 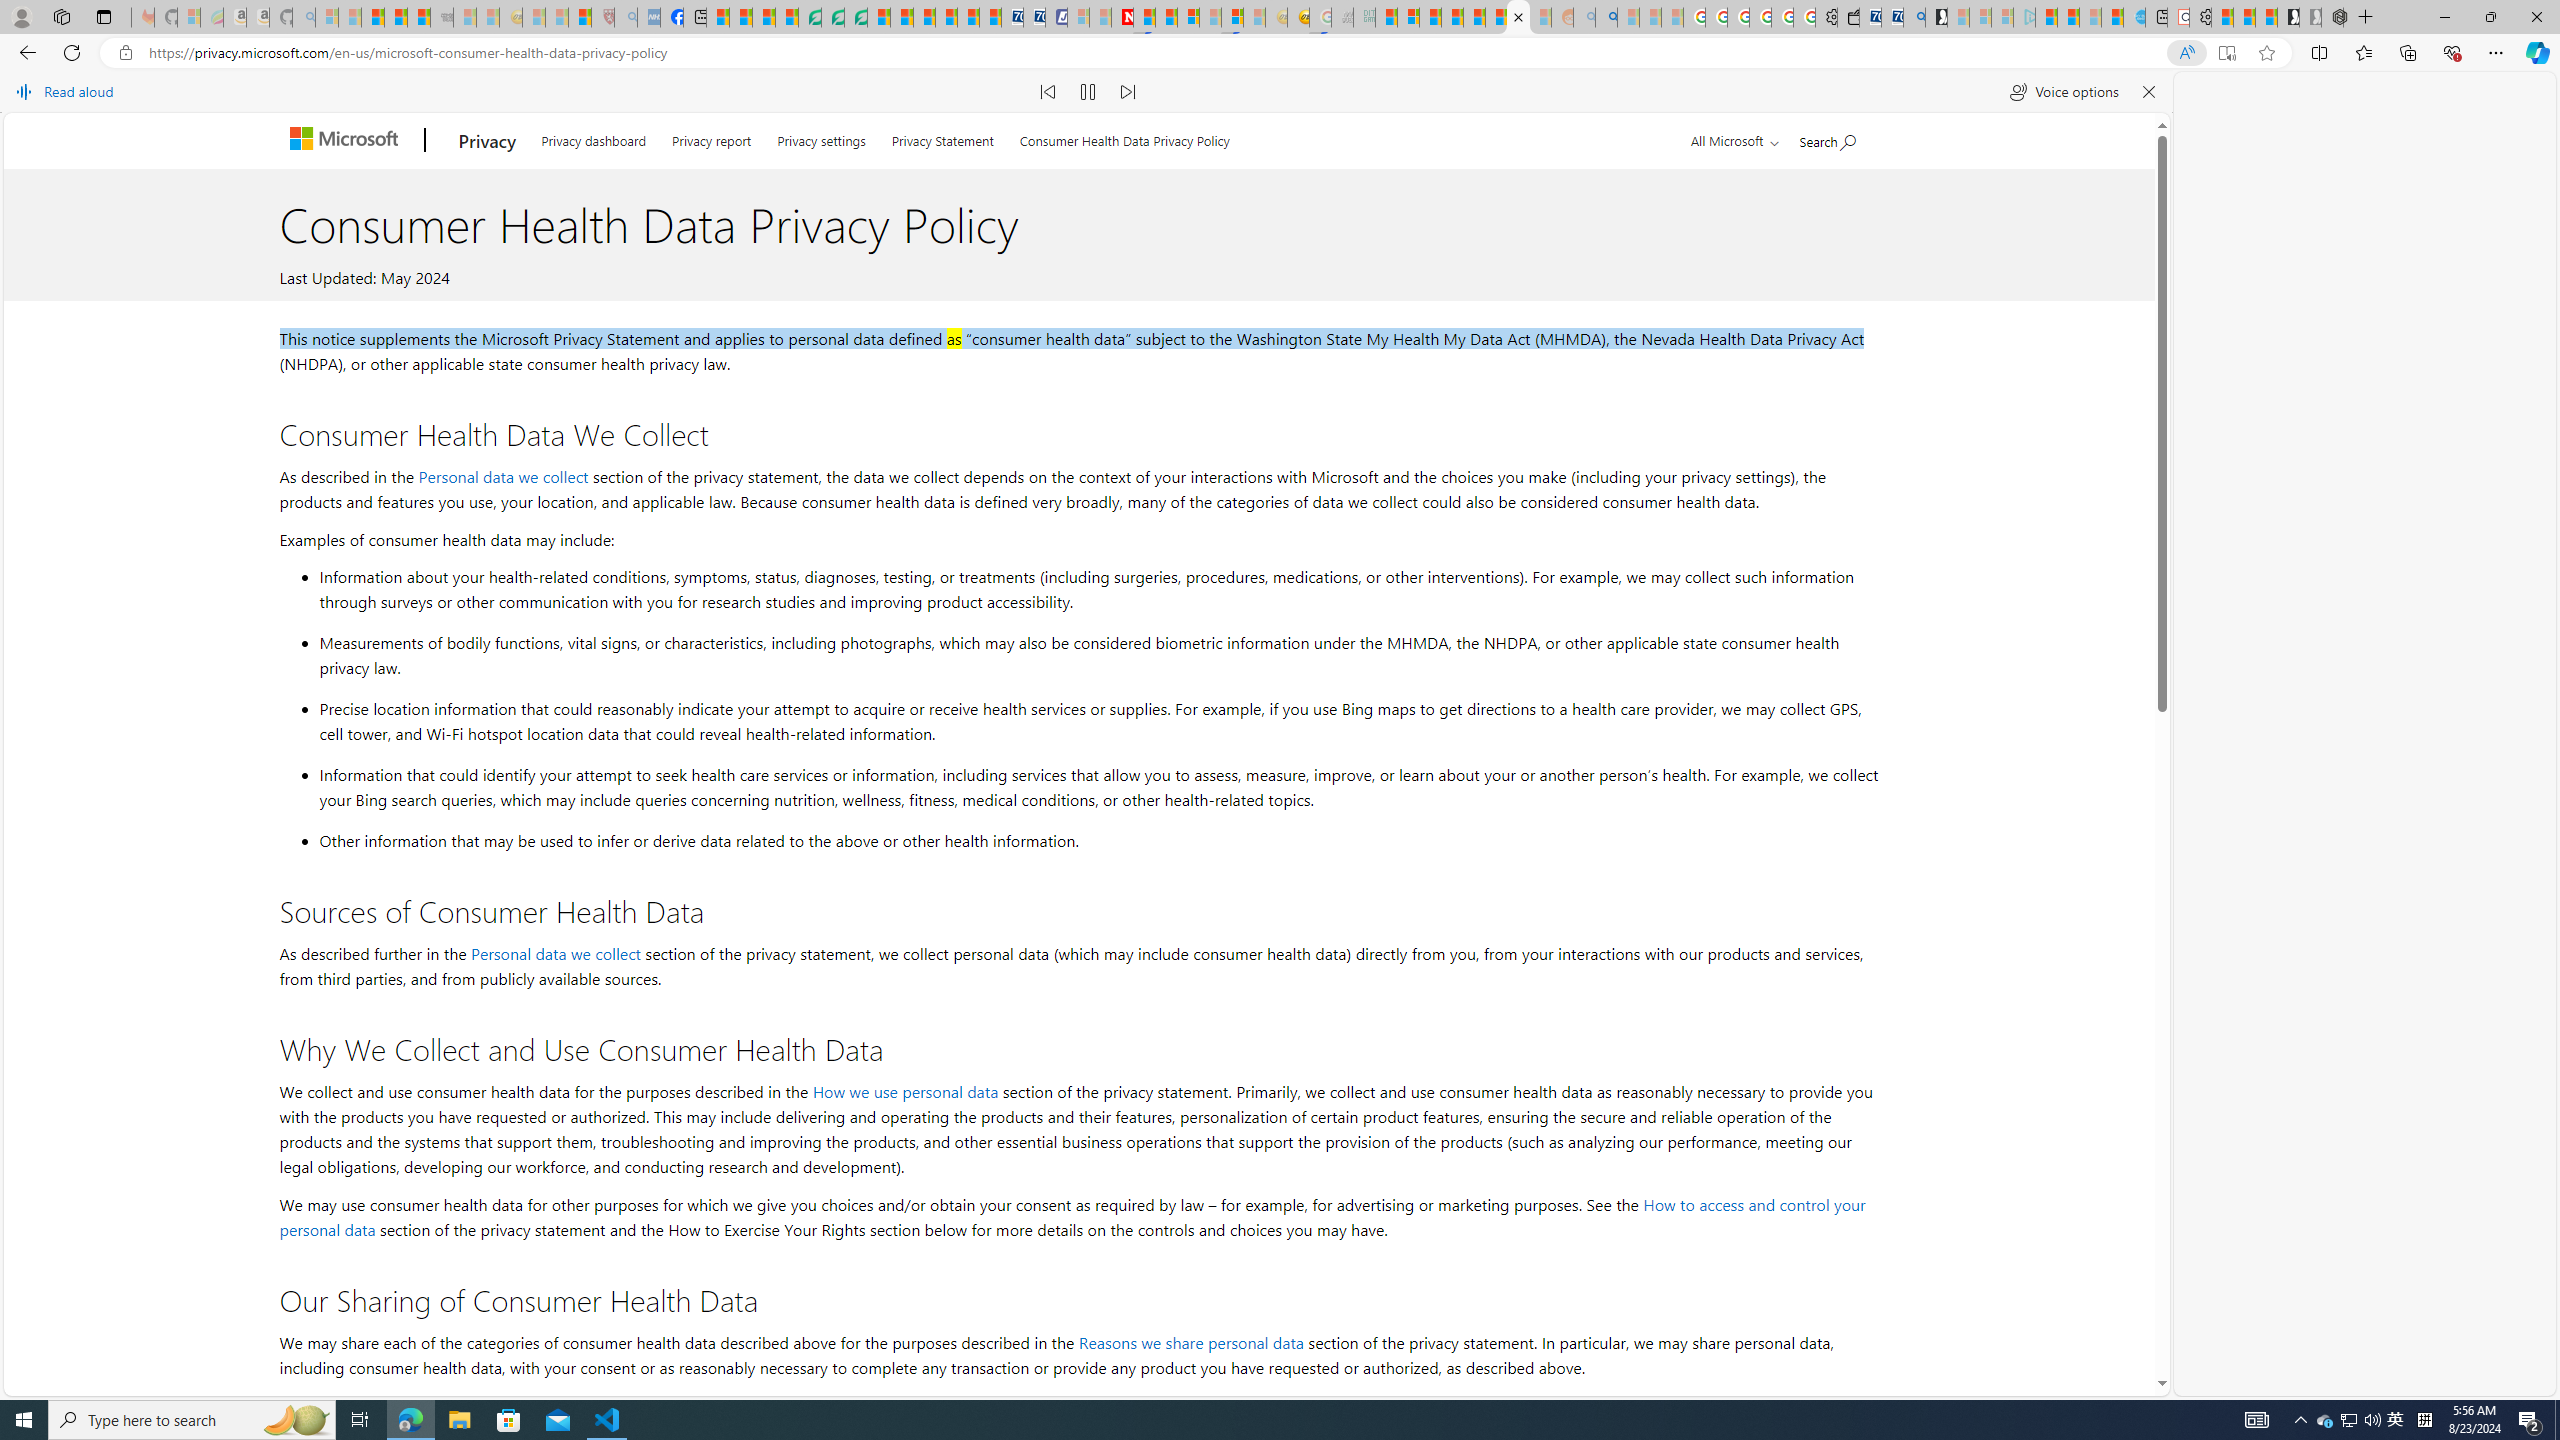 What do you see at coordinates (1190, 1341) in the screenshot?
I see `'Reasons we share personal data'` at bounding box center [1190, 1341].